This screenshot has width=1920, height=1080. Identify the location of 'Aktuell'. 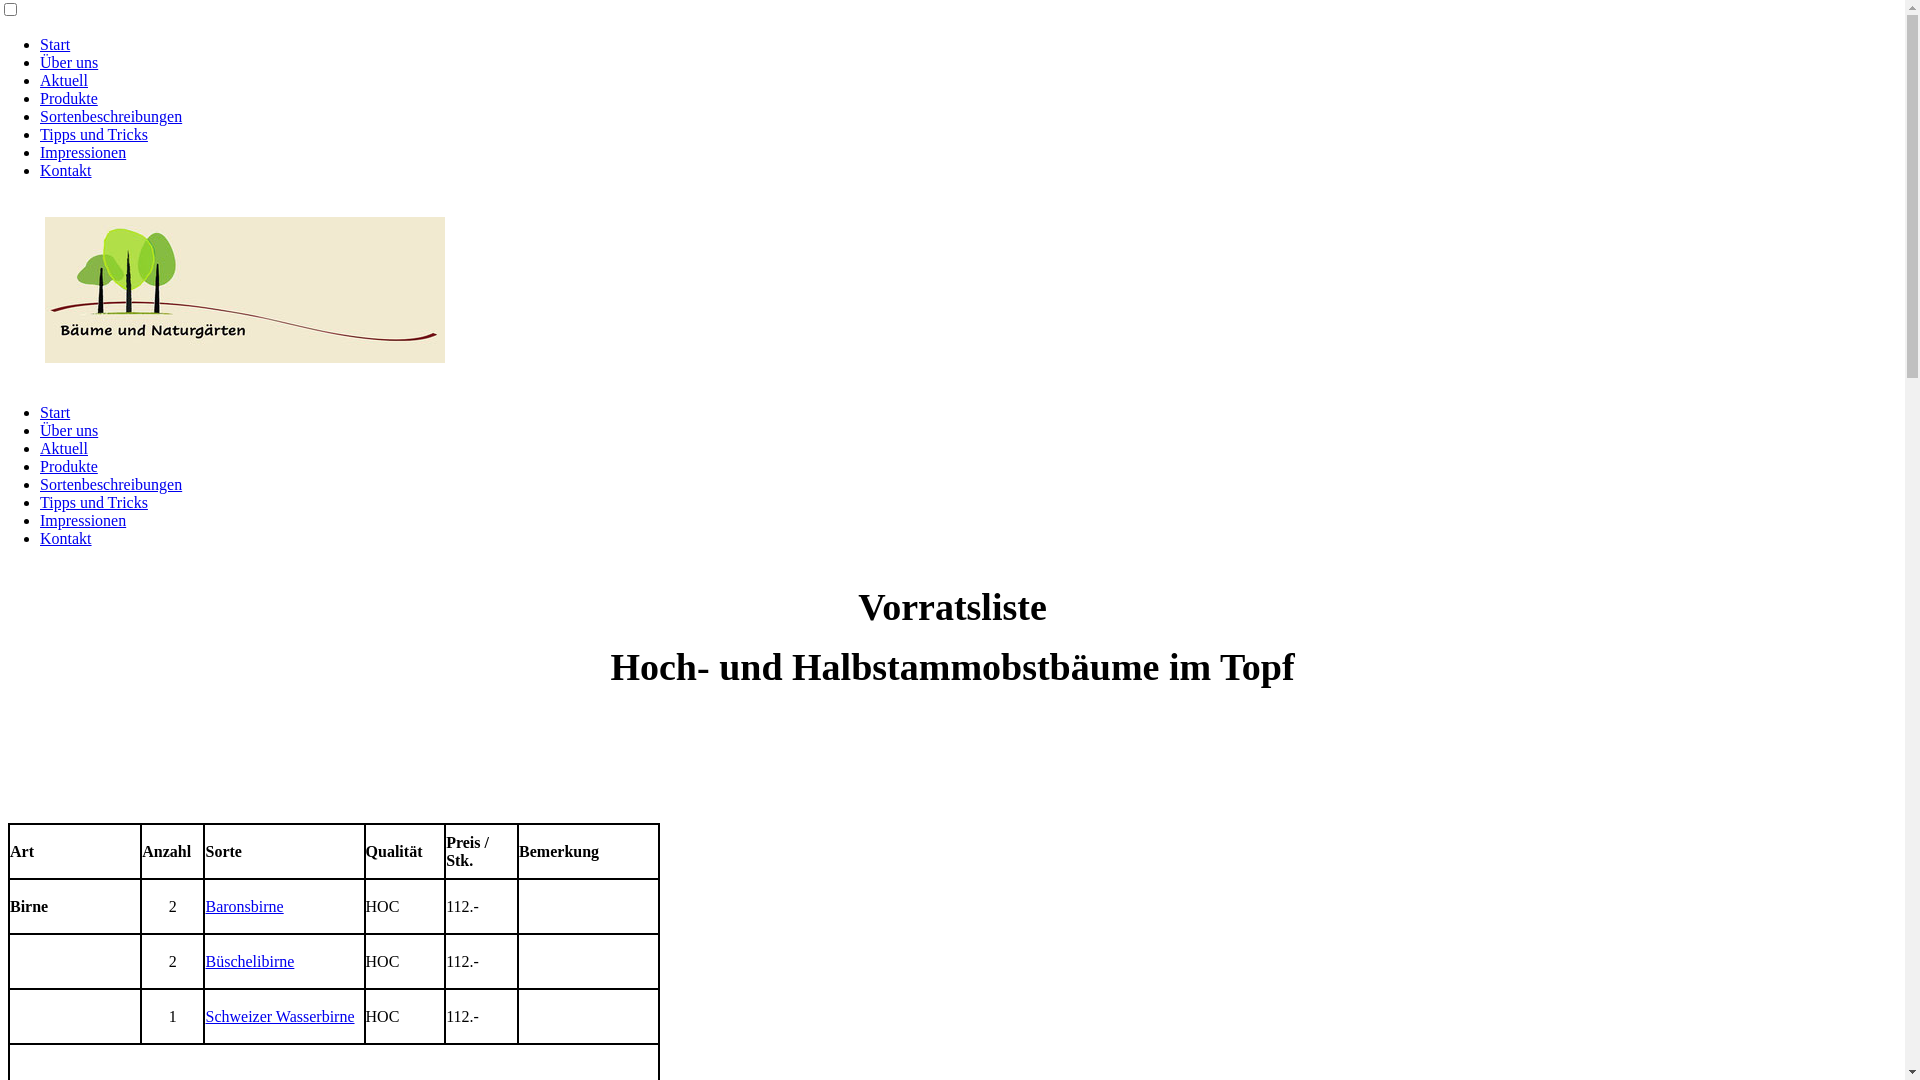
(63, 79).